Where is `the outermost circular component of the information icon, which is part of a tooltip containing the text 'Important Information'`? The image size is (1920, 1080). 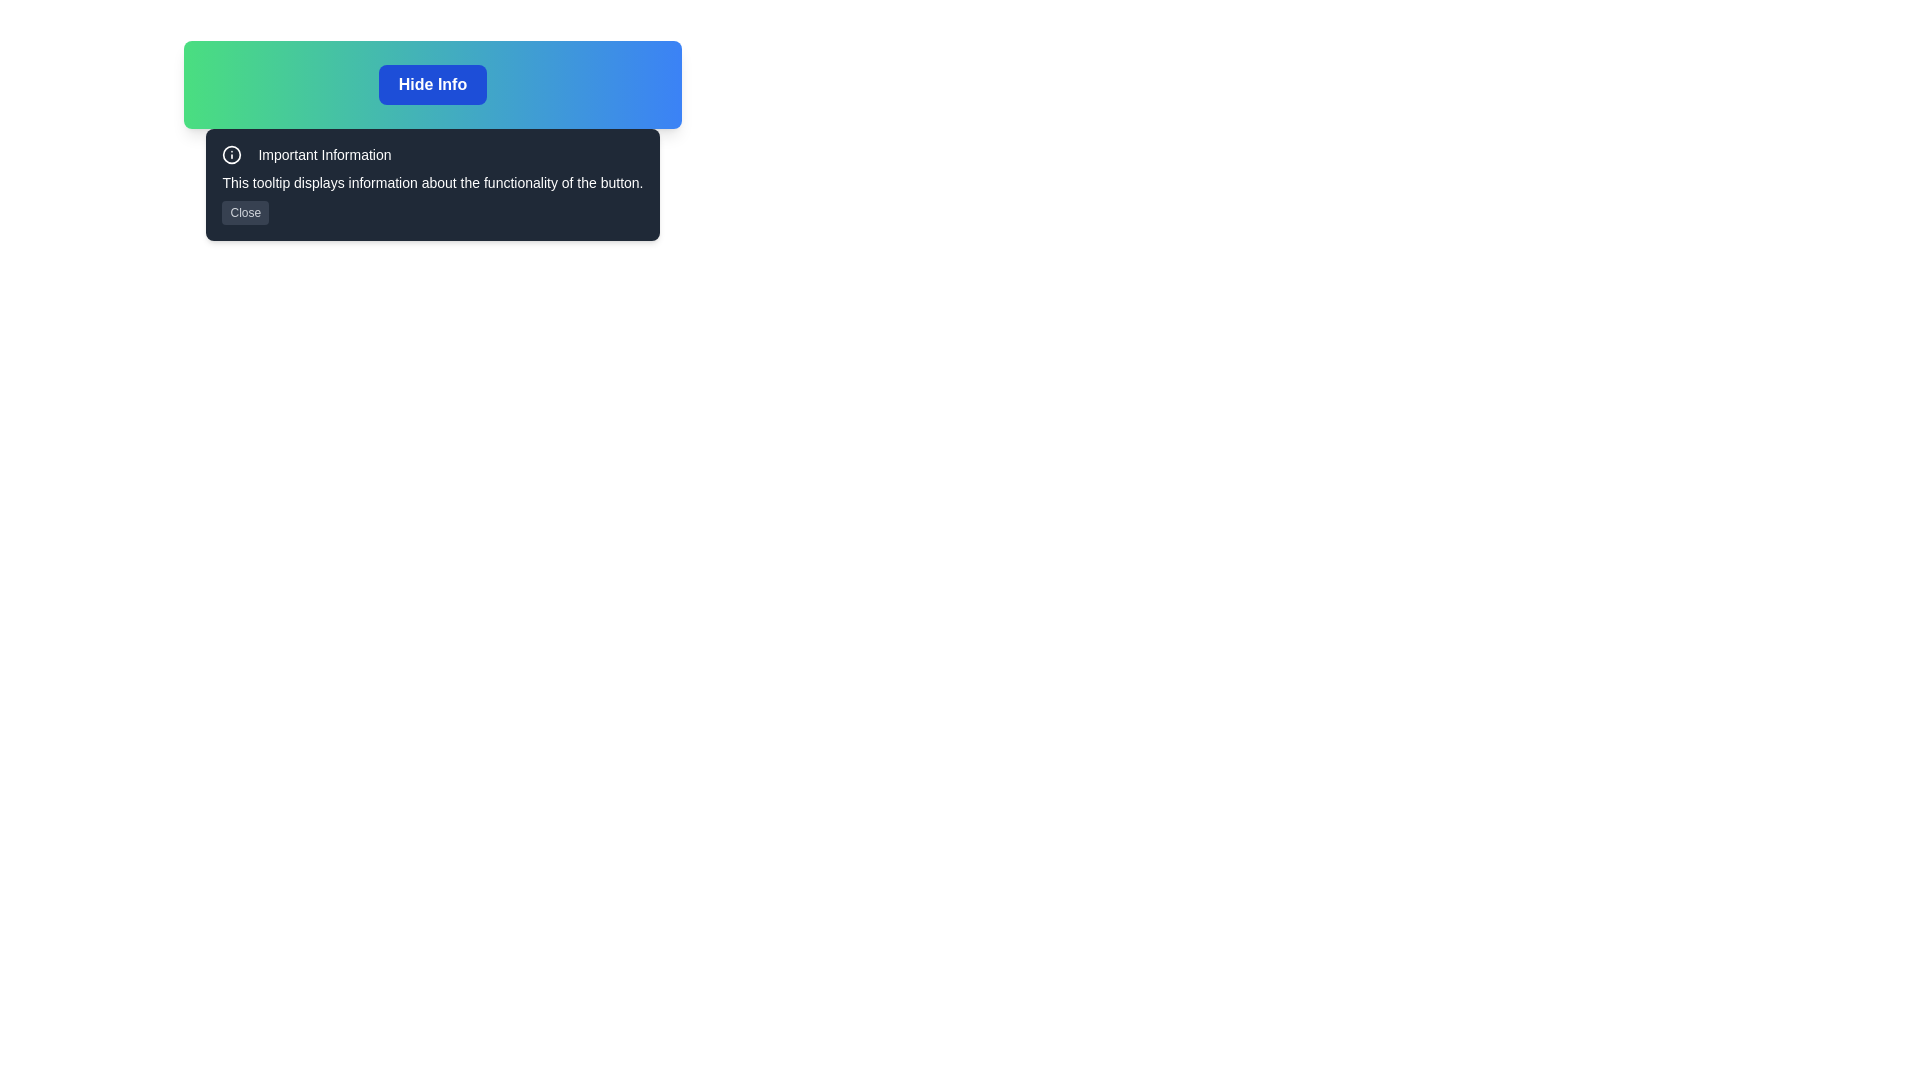 the outermost circular component of the information icon, which is part of a tooltip containing the text 'Important Information' is located at coordinates (232, 153).